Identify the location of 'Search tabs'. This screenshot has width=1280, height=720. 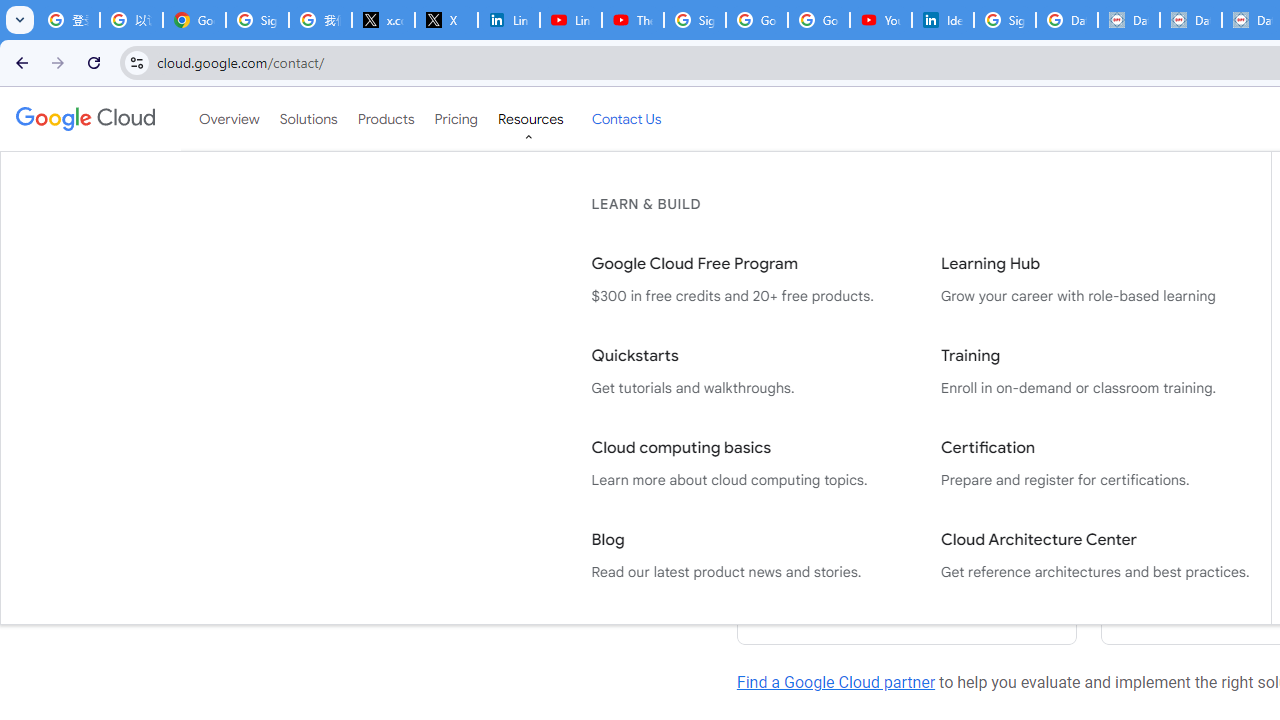
(20, 20).